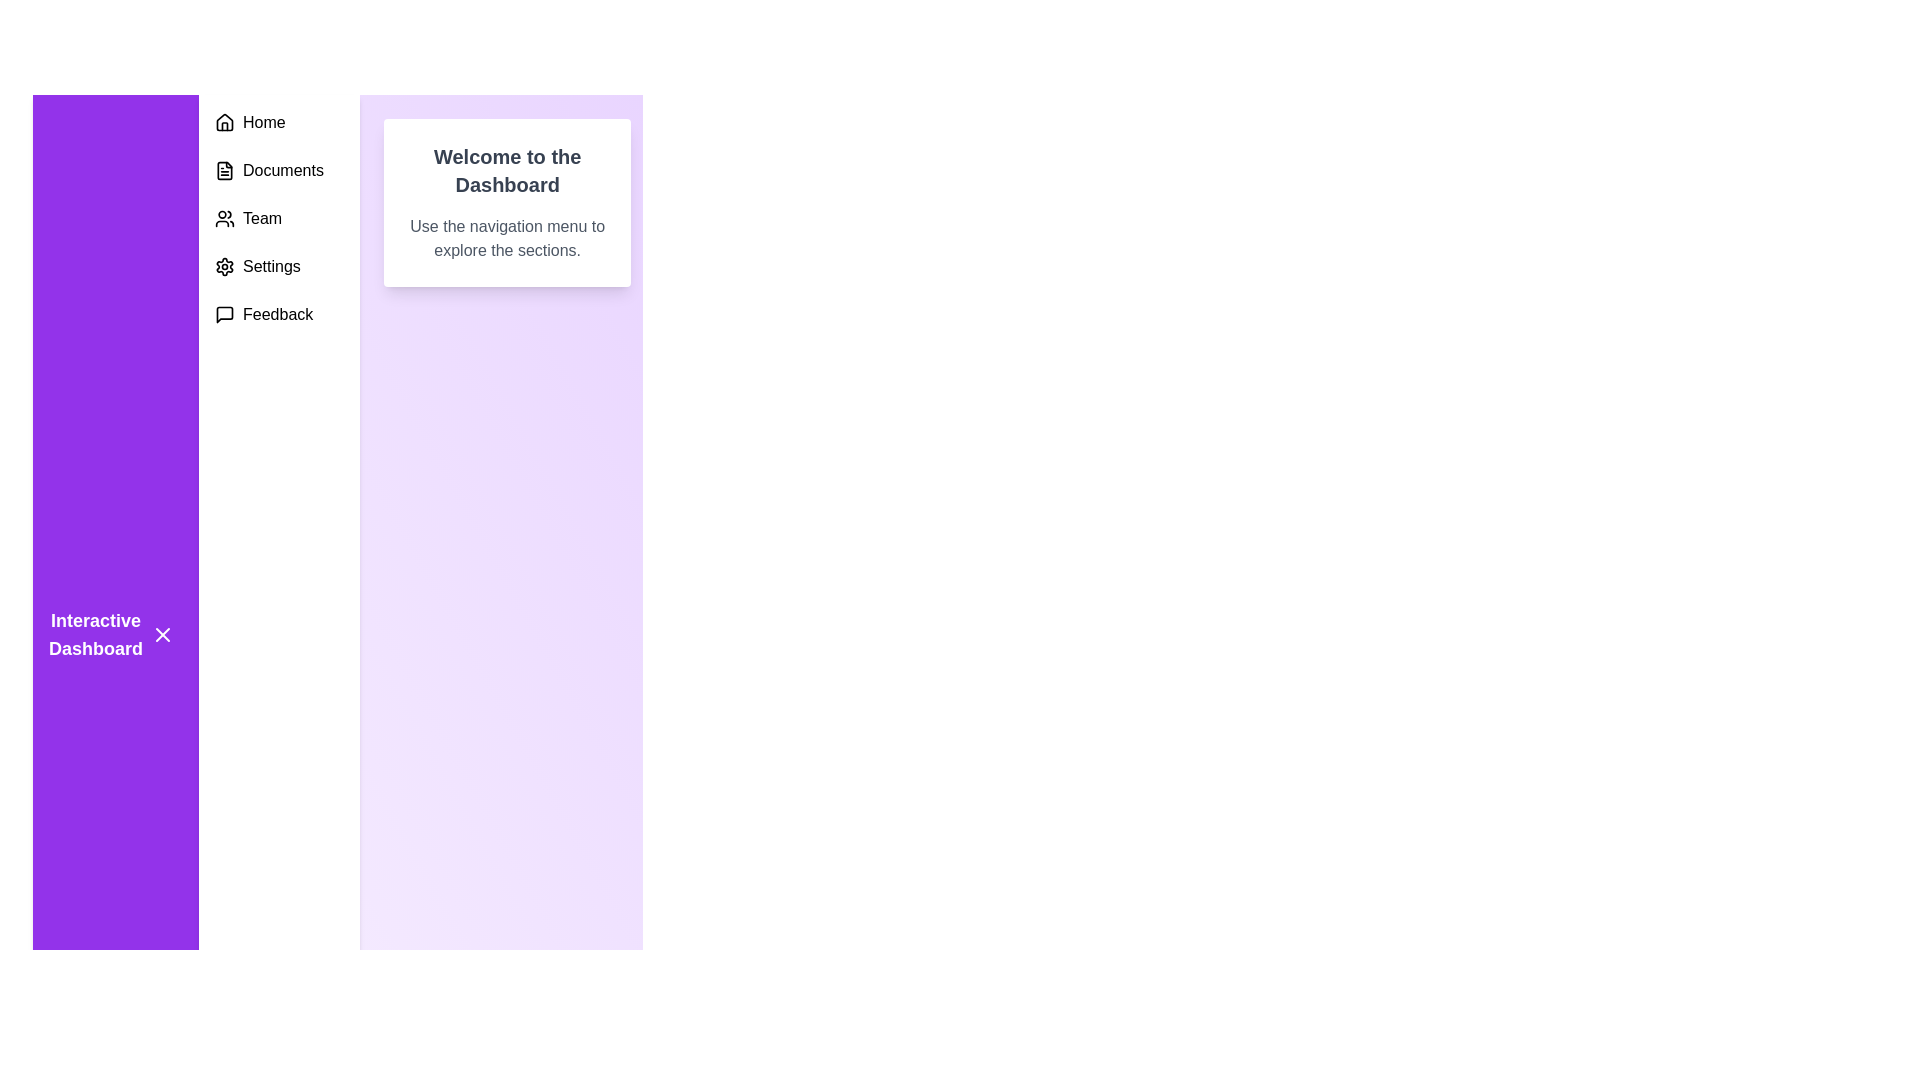  Describe the element at coordinates (282, 169) in the screenshot. I see `the 'Documents' static text label located in the left sidebar menu` at that location.